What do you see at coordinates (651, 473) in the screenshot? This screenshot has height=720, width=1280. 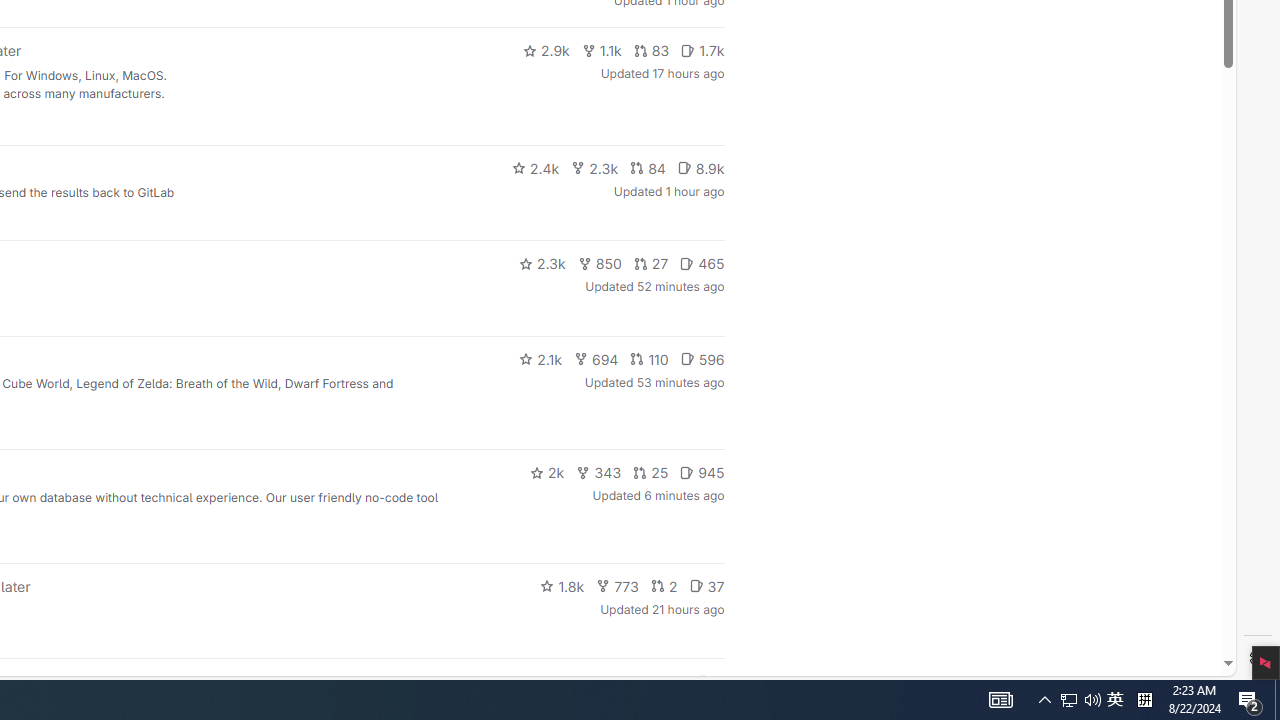 I see `'25'` at bounding box center [651, 473].